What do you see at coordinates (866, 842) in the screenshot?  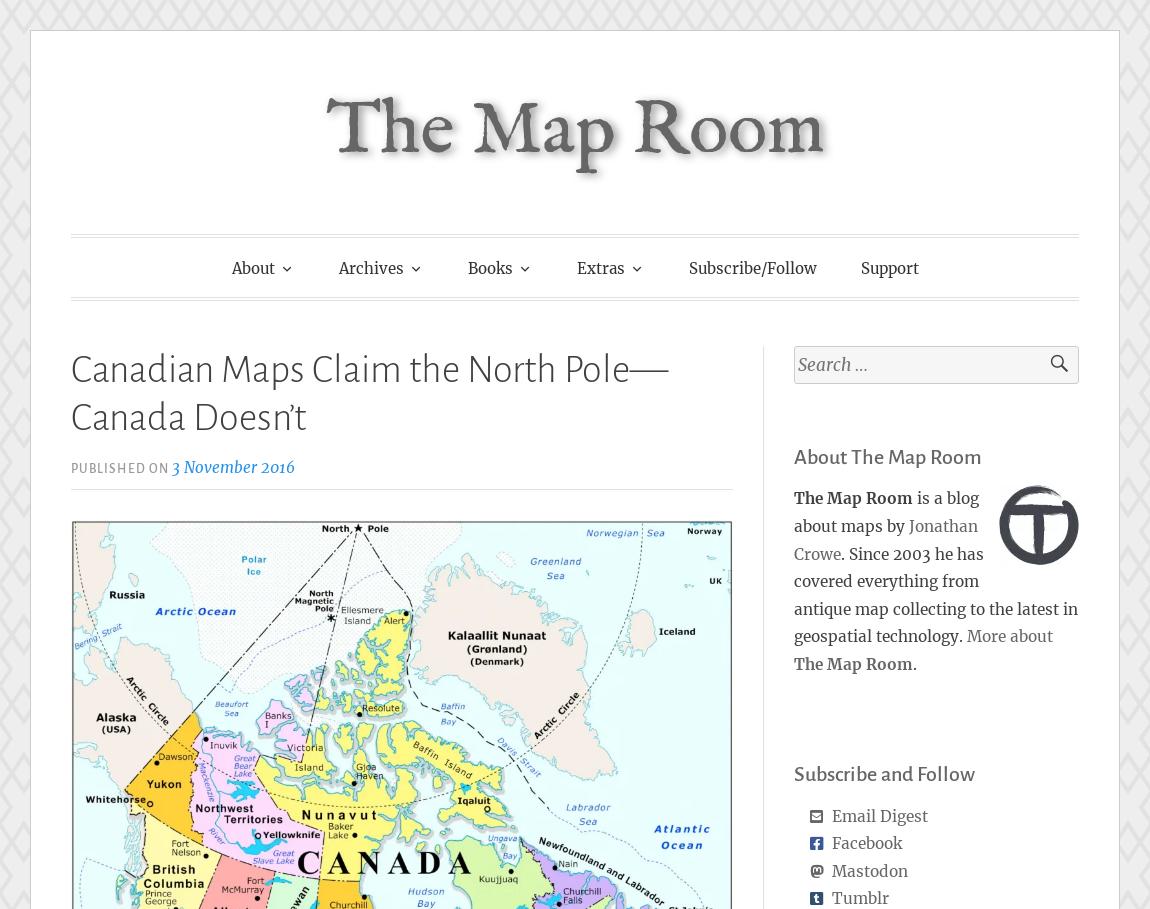 I see `'Facebook'` at bounding box center [866, 842].